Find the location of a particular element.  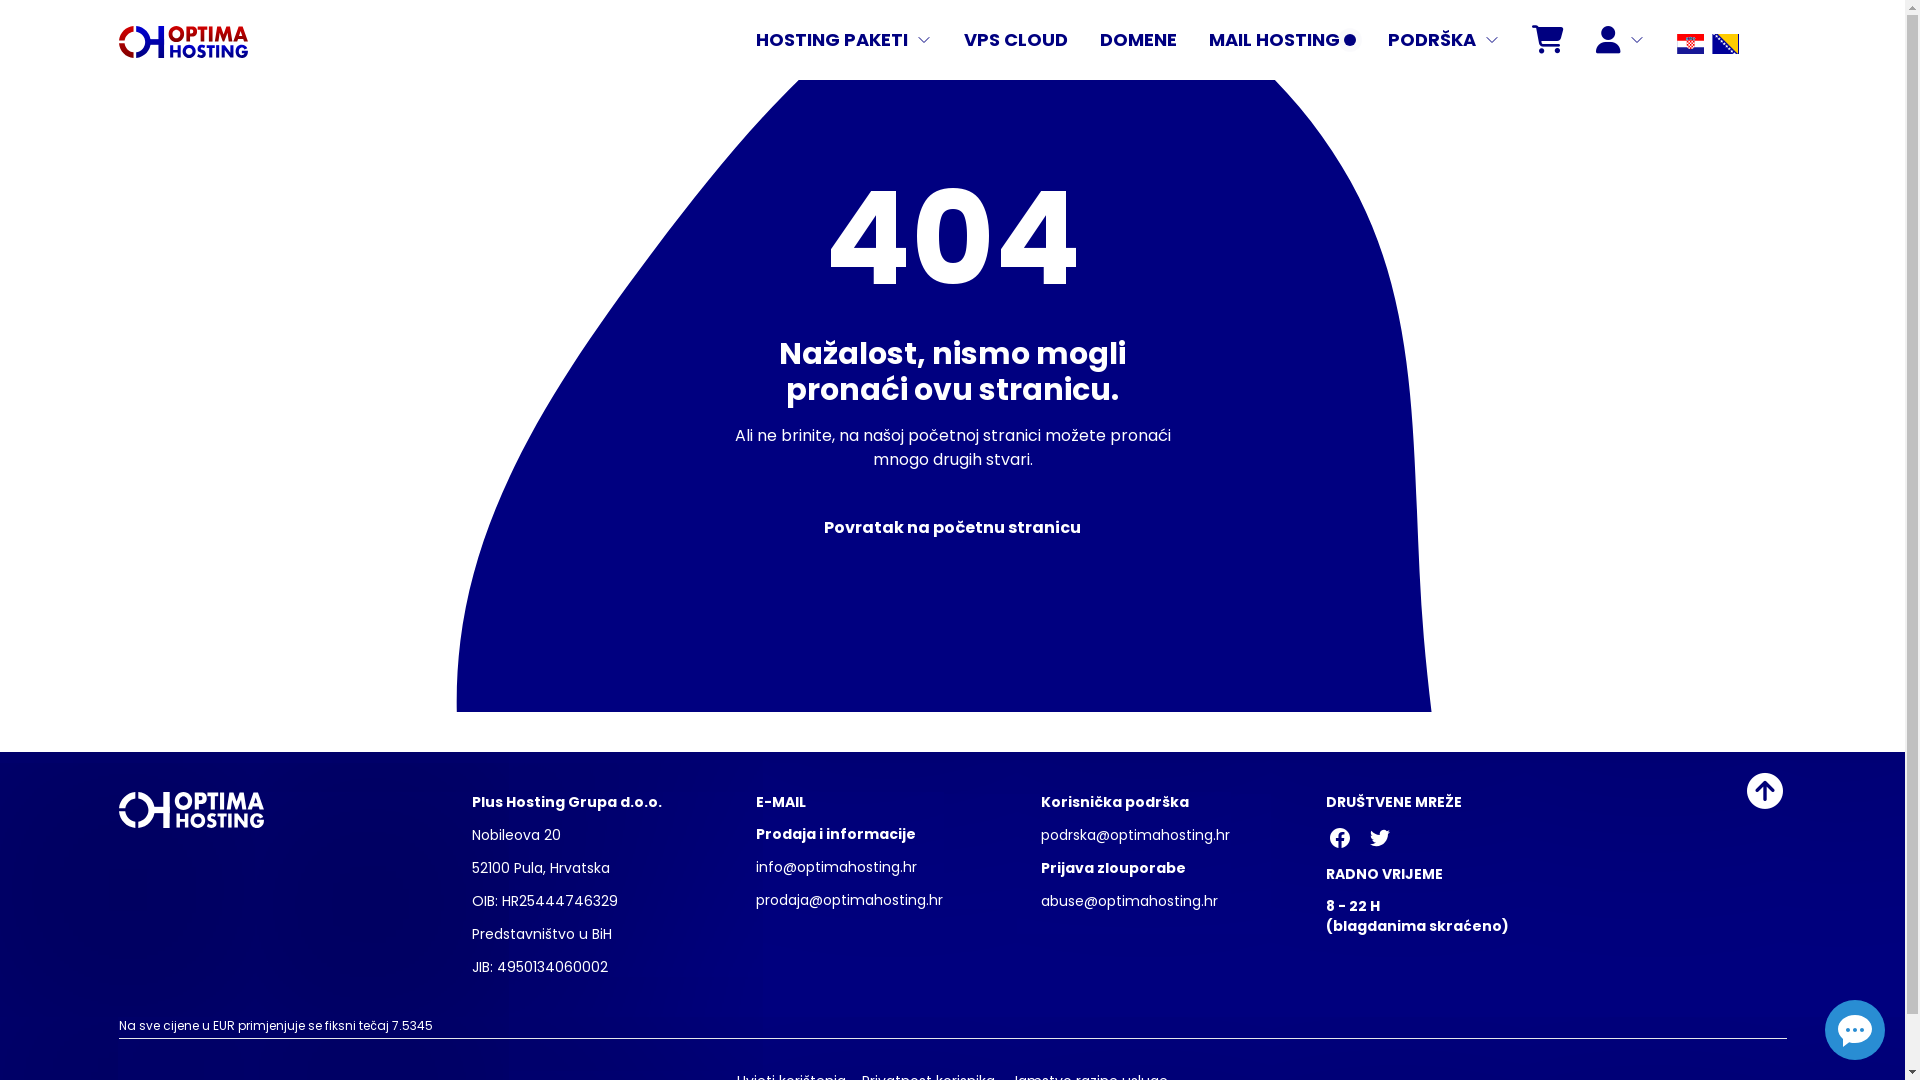

'Facebook' is located at coordinates (1339, 837).